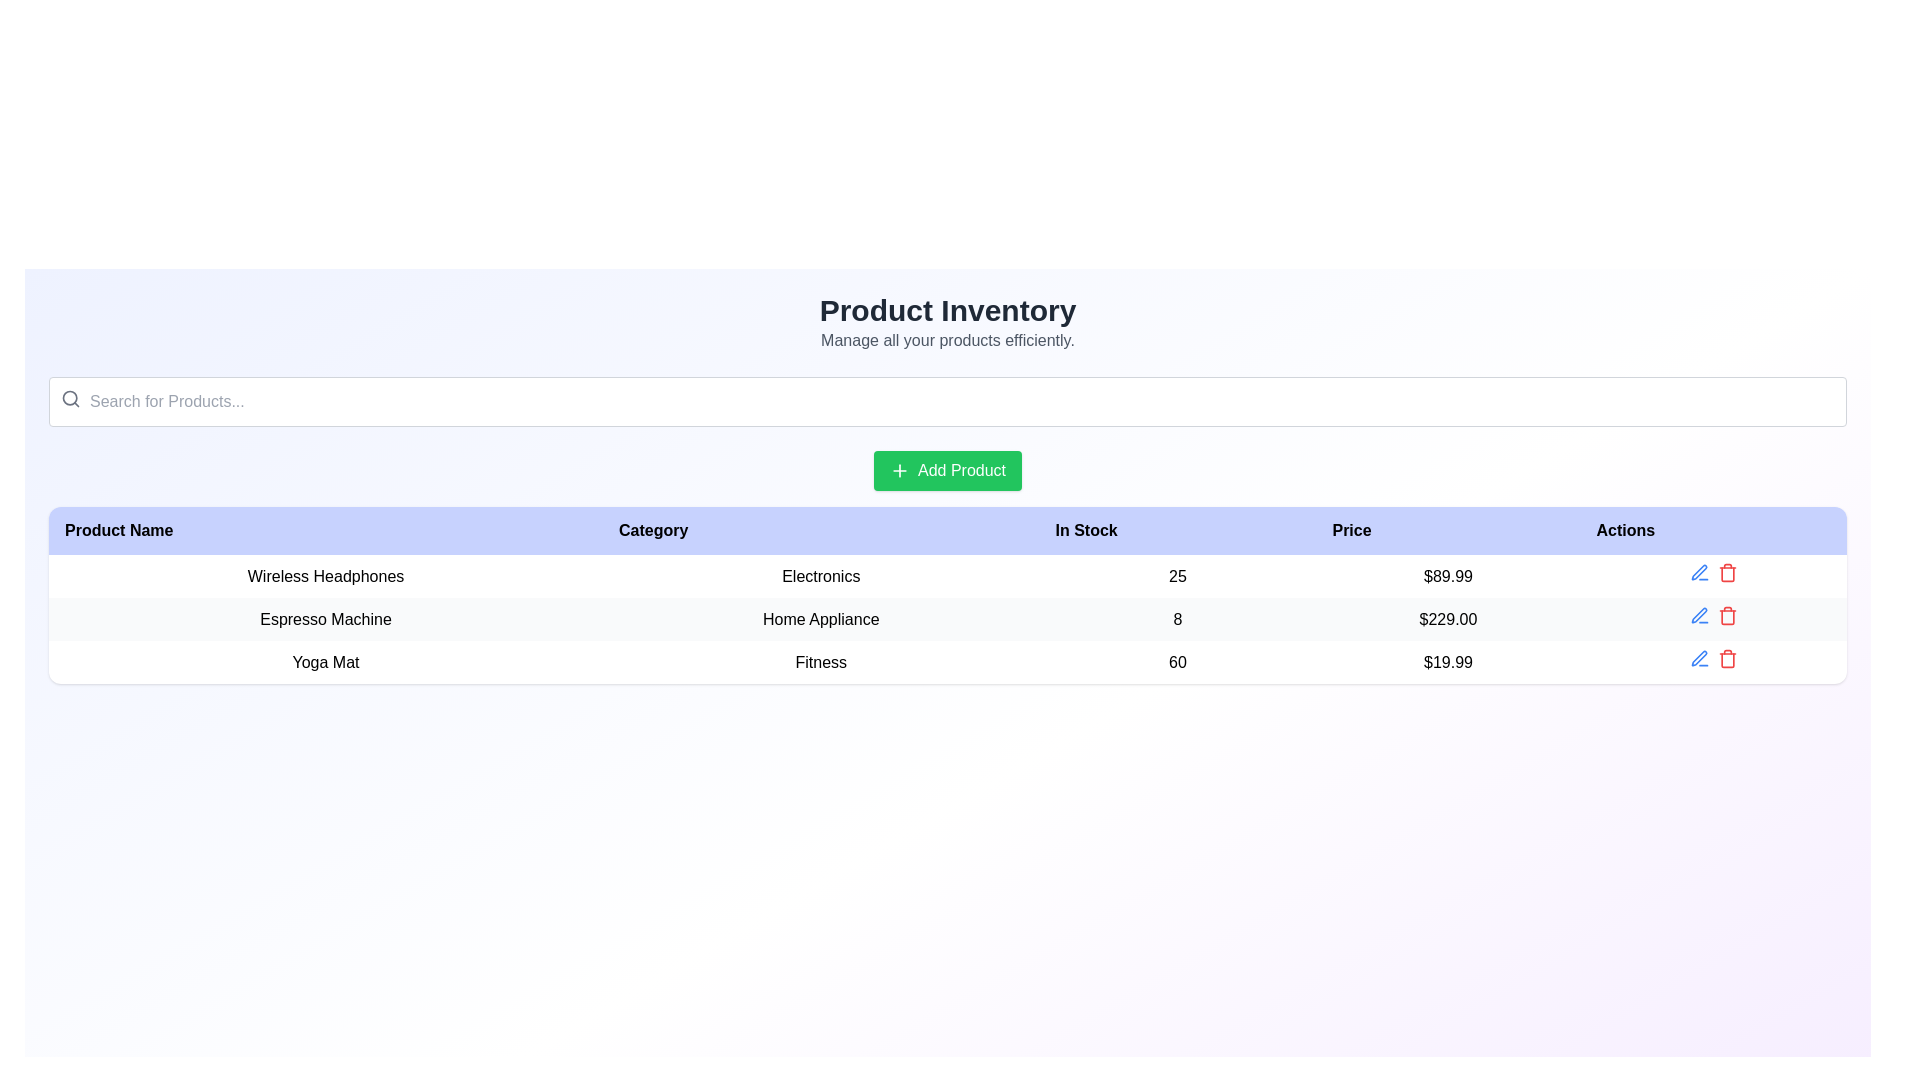 The width and height of the screenshot is (1920, 1080). Describe the element at coordinates (1698, 615) in the screenshot. I see `the icon button in the 'Actions' column for the 'Espresso Machine' entry` at that location.